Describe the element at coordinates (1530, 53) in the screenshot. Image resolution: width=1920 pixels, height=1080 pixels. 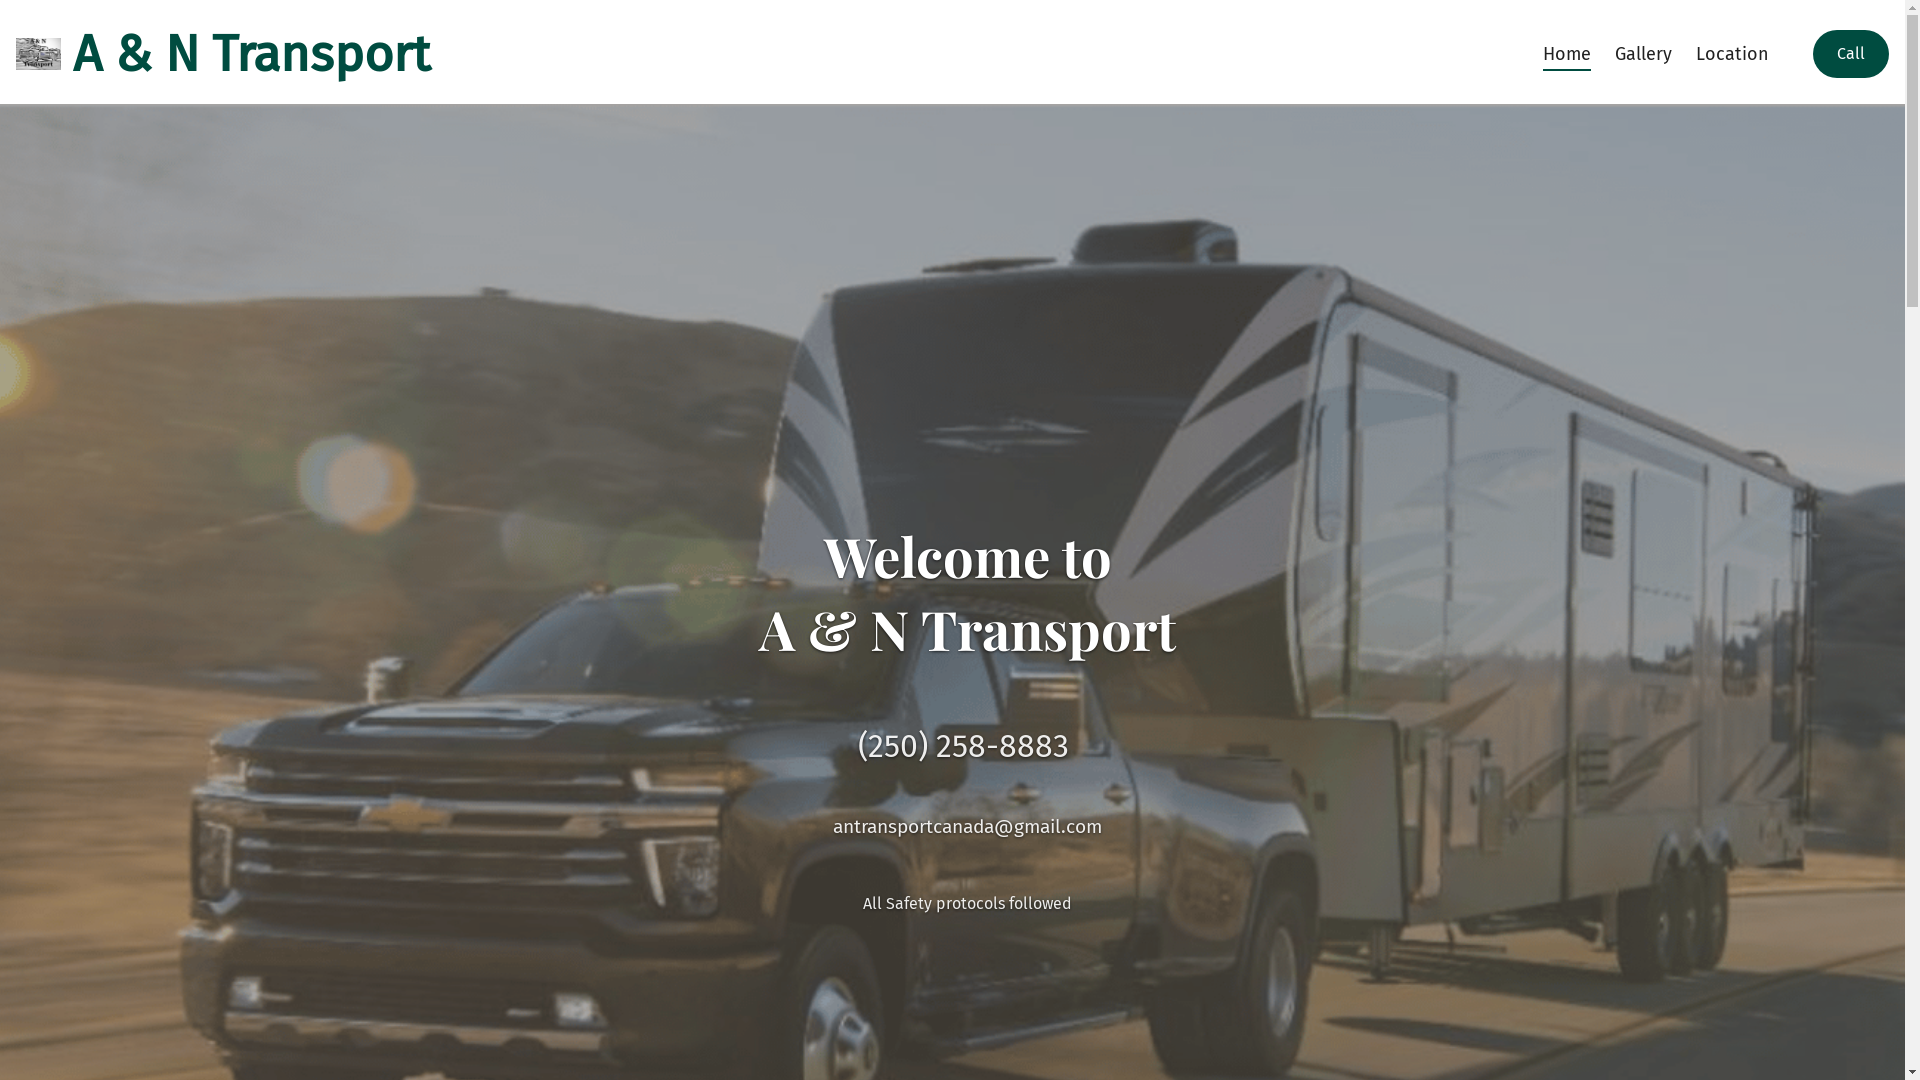
I see `'Home'` at that location.